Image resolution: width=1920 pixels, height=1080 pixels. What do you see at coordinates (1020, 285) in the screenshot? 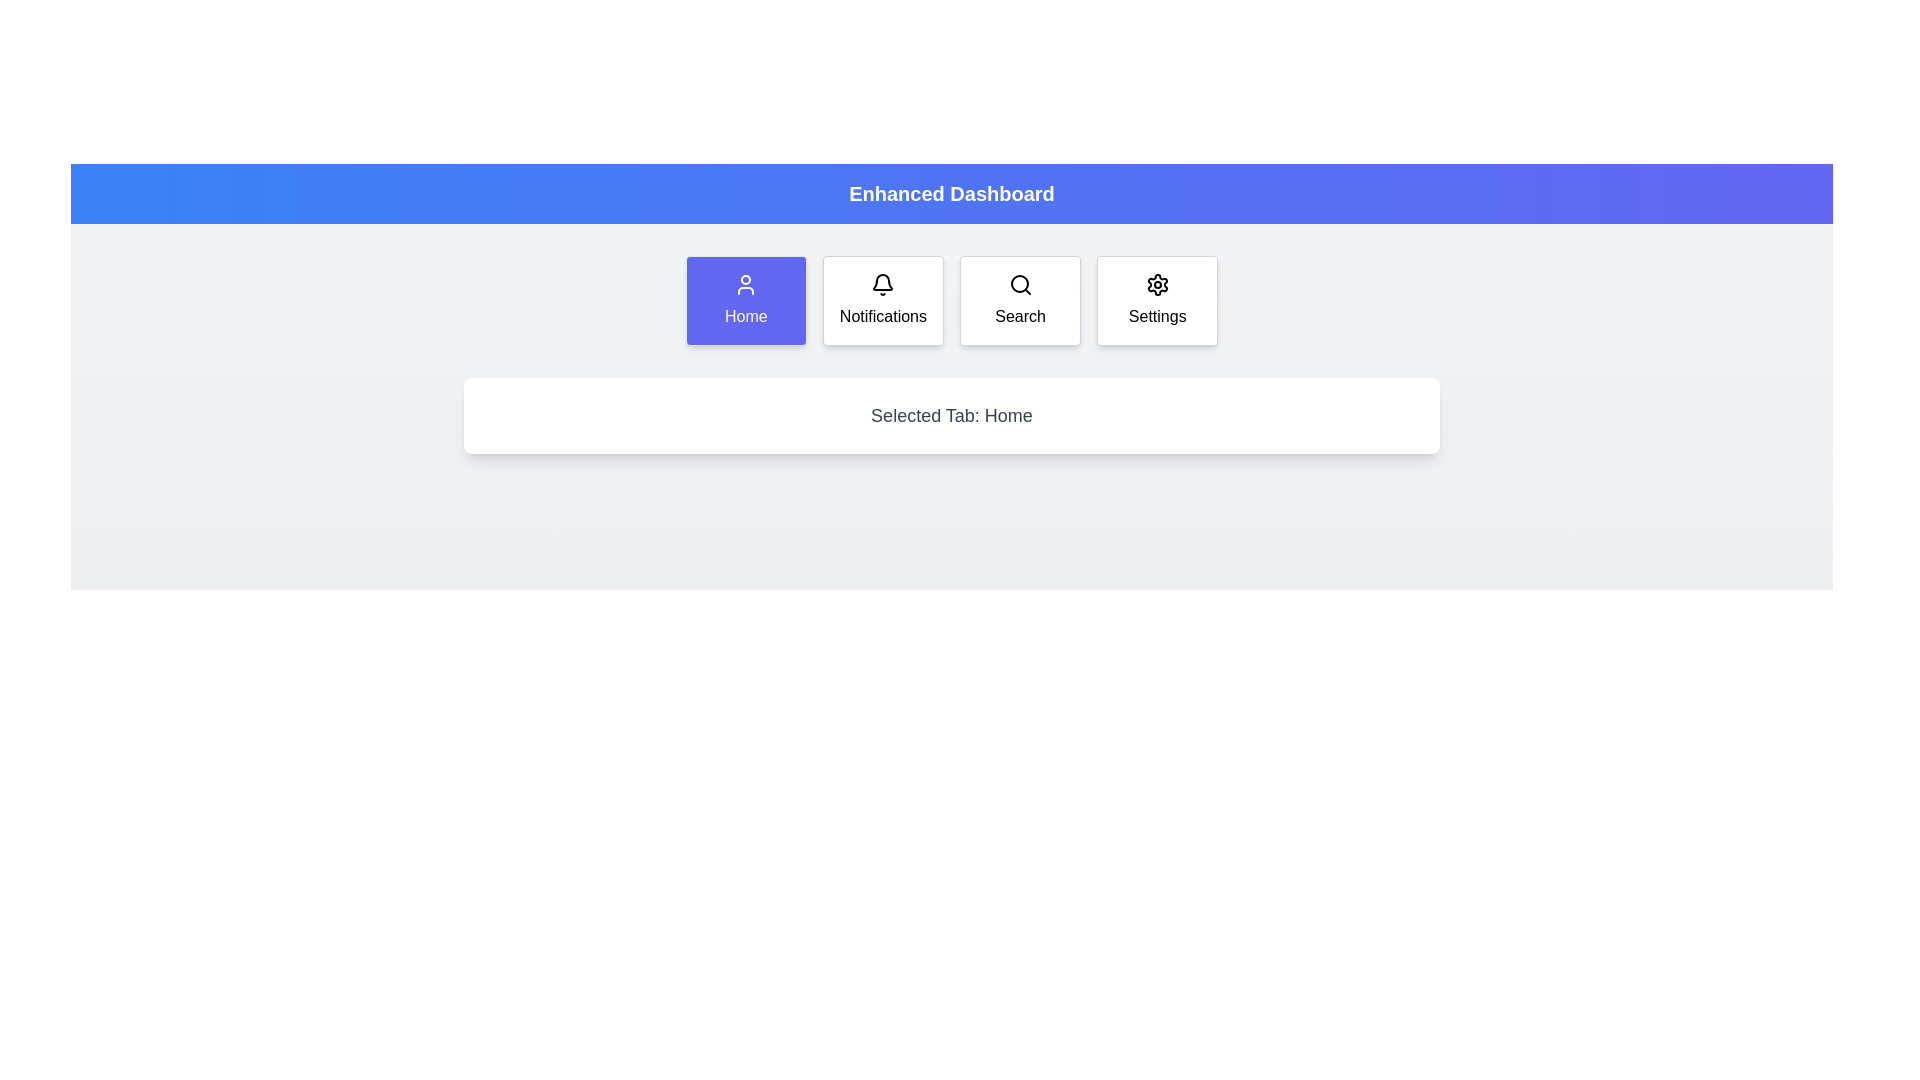
I see `the magnifying glass icon` at bounding box center [1020, 285].